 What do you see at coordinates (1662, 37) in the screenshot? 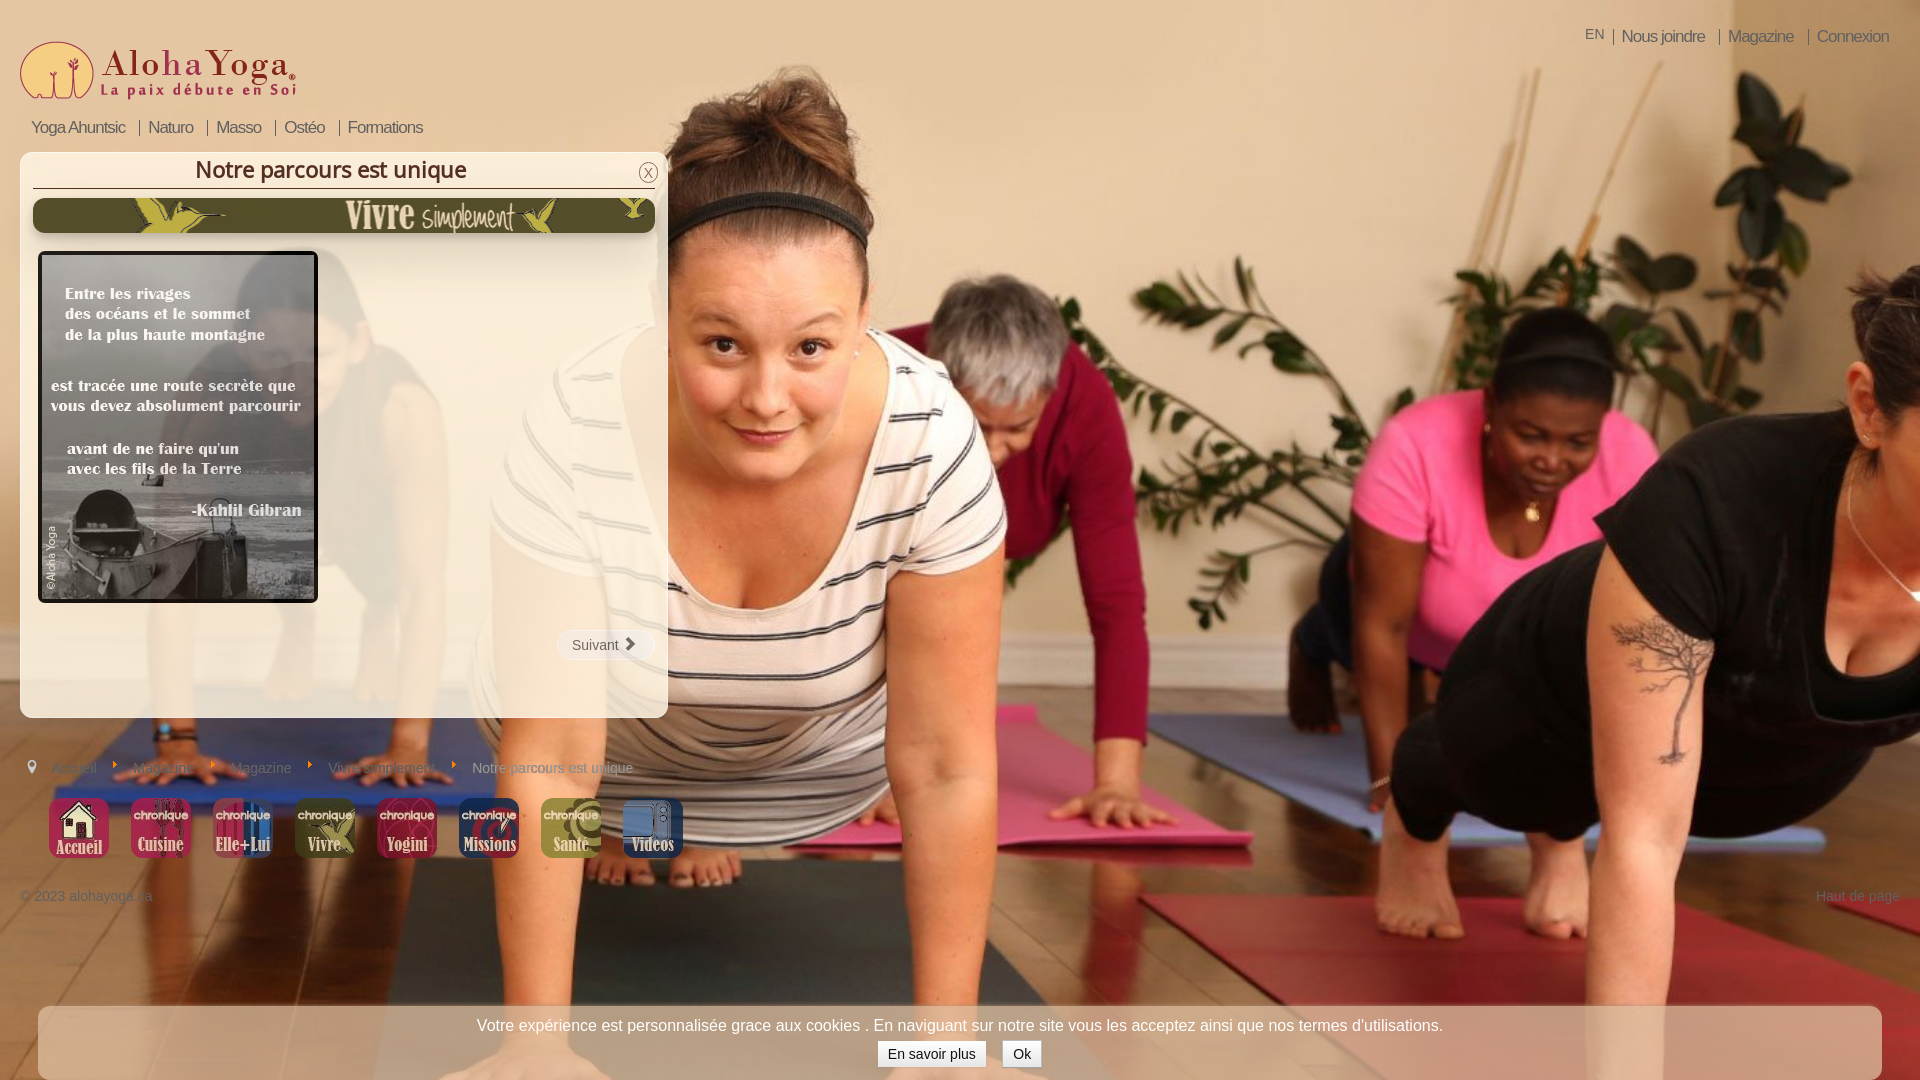
I see `'Nous joindre'` at bounding box center [1662, 37].